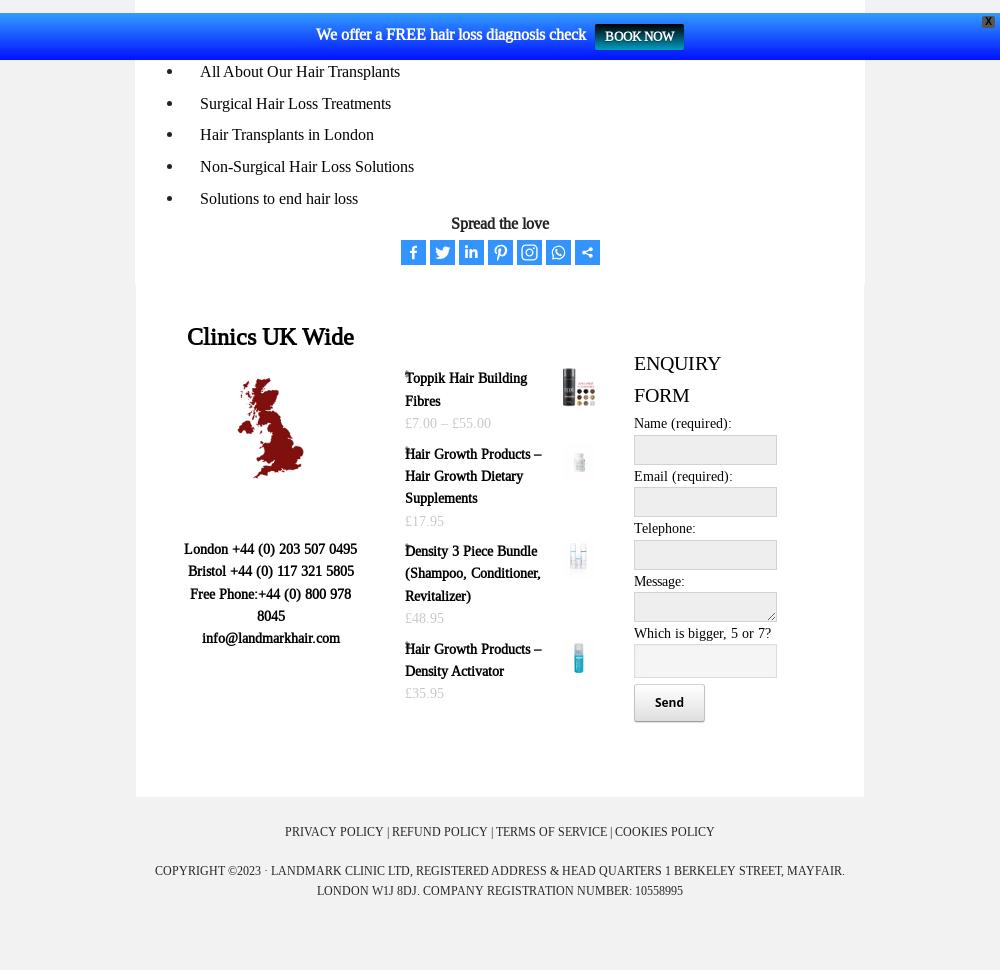 This screenshot has height=970, width=1000. Describe the element at coordinates (187, 337) in the screenshot. I see `'Clinics UK Wide'` at that location.